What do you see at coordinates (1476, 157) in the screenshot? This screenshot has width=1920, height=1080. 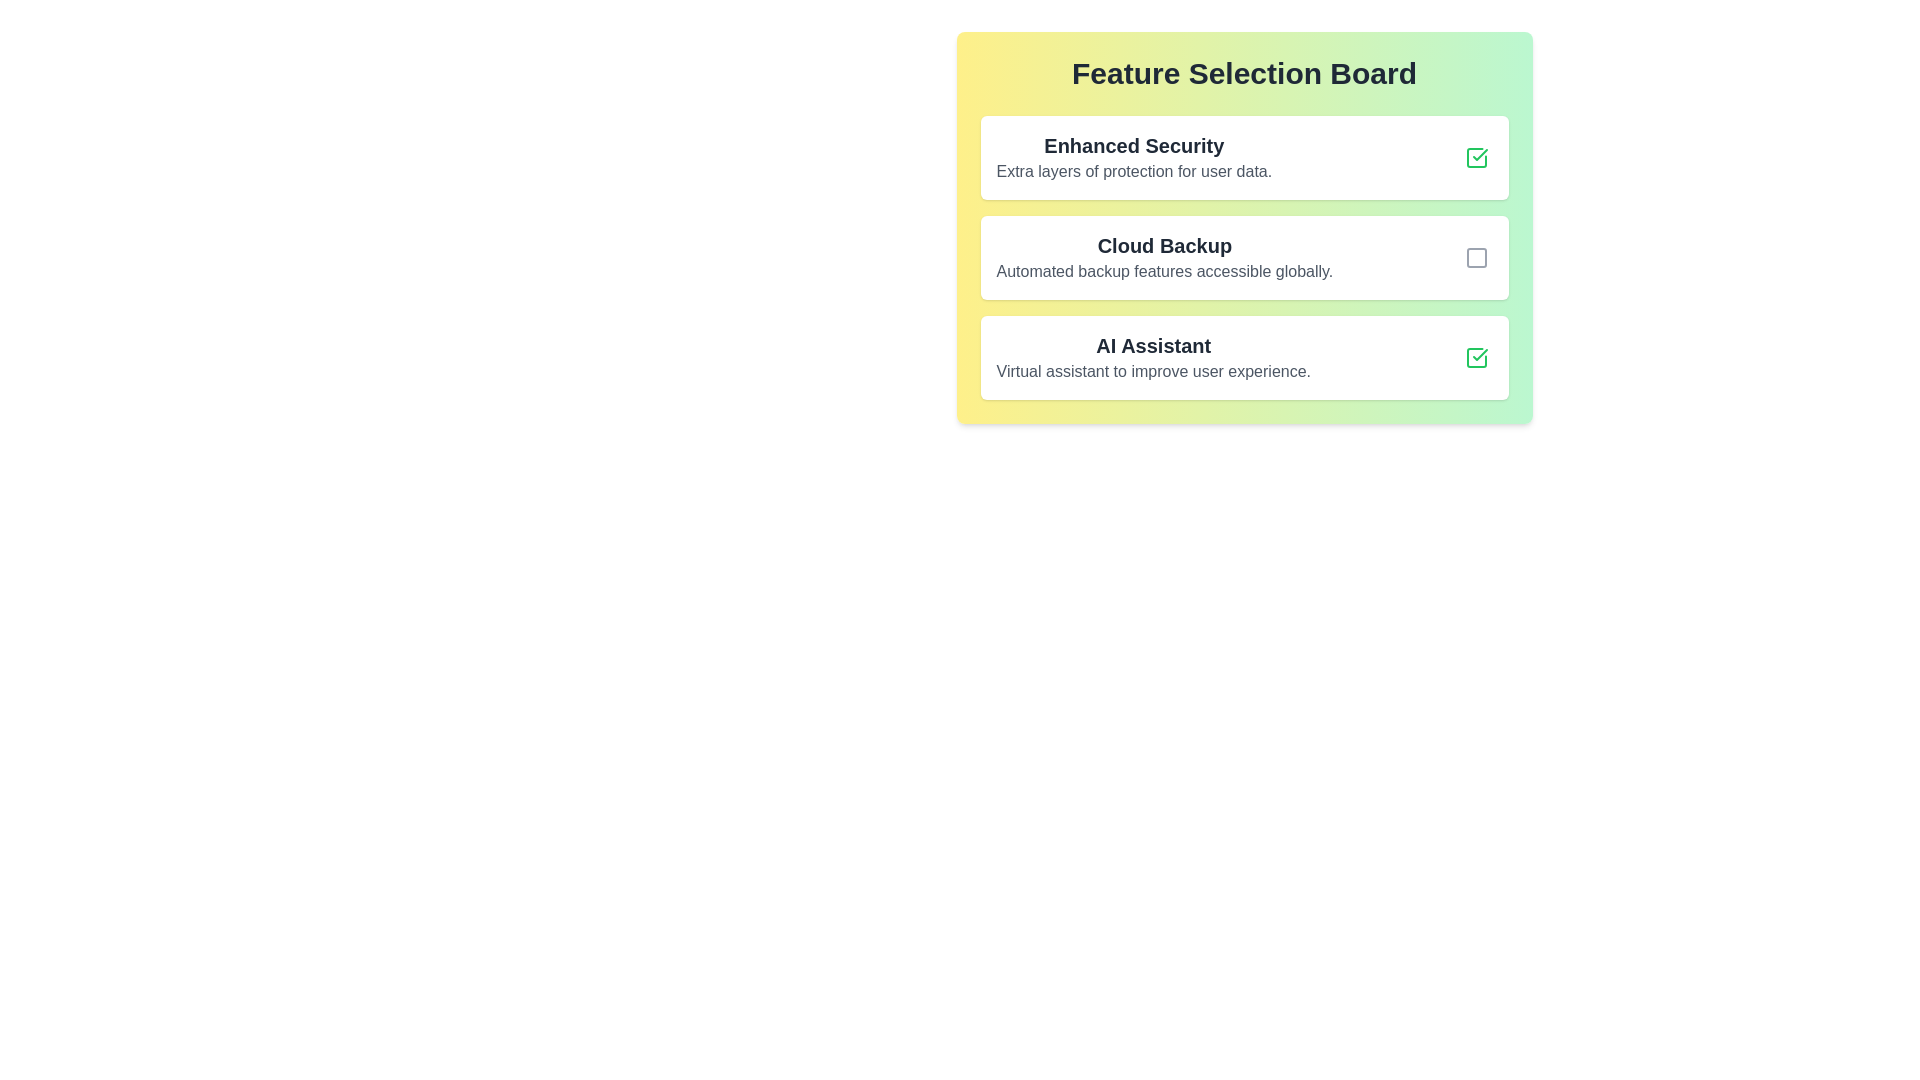 I see `the green checkmark icon indicating that the 'Enhanced Security' option is selected, located adjacent to the 'Enhanced Security' text label in the Feature Selection Board` at bounding box center [1476, 157].